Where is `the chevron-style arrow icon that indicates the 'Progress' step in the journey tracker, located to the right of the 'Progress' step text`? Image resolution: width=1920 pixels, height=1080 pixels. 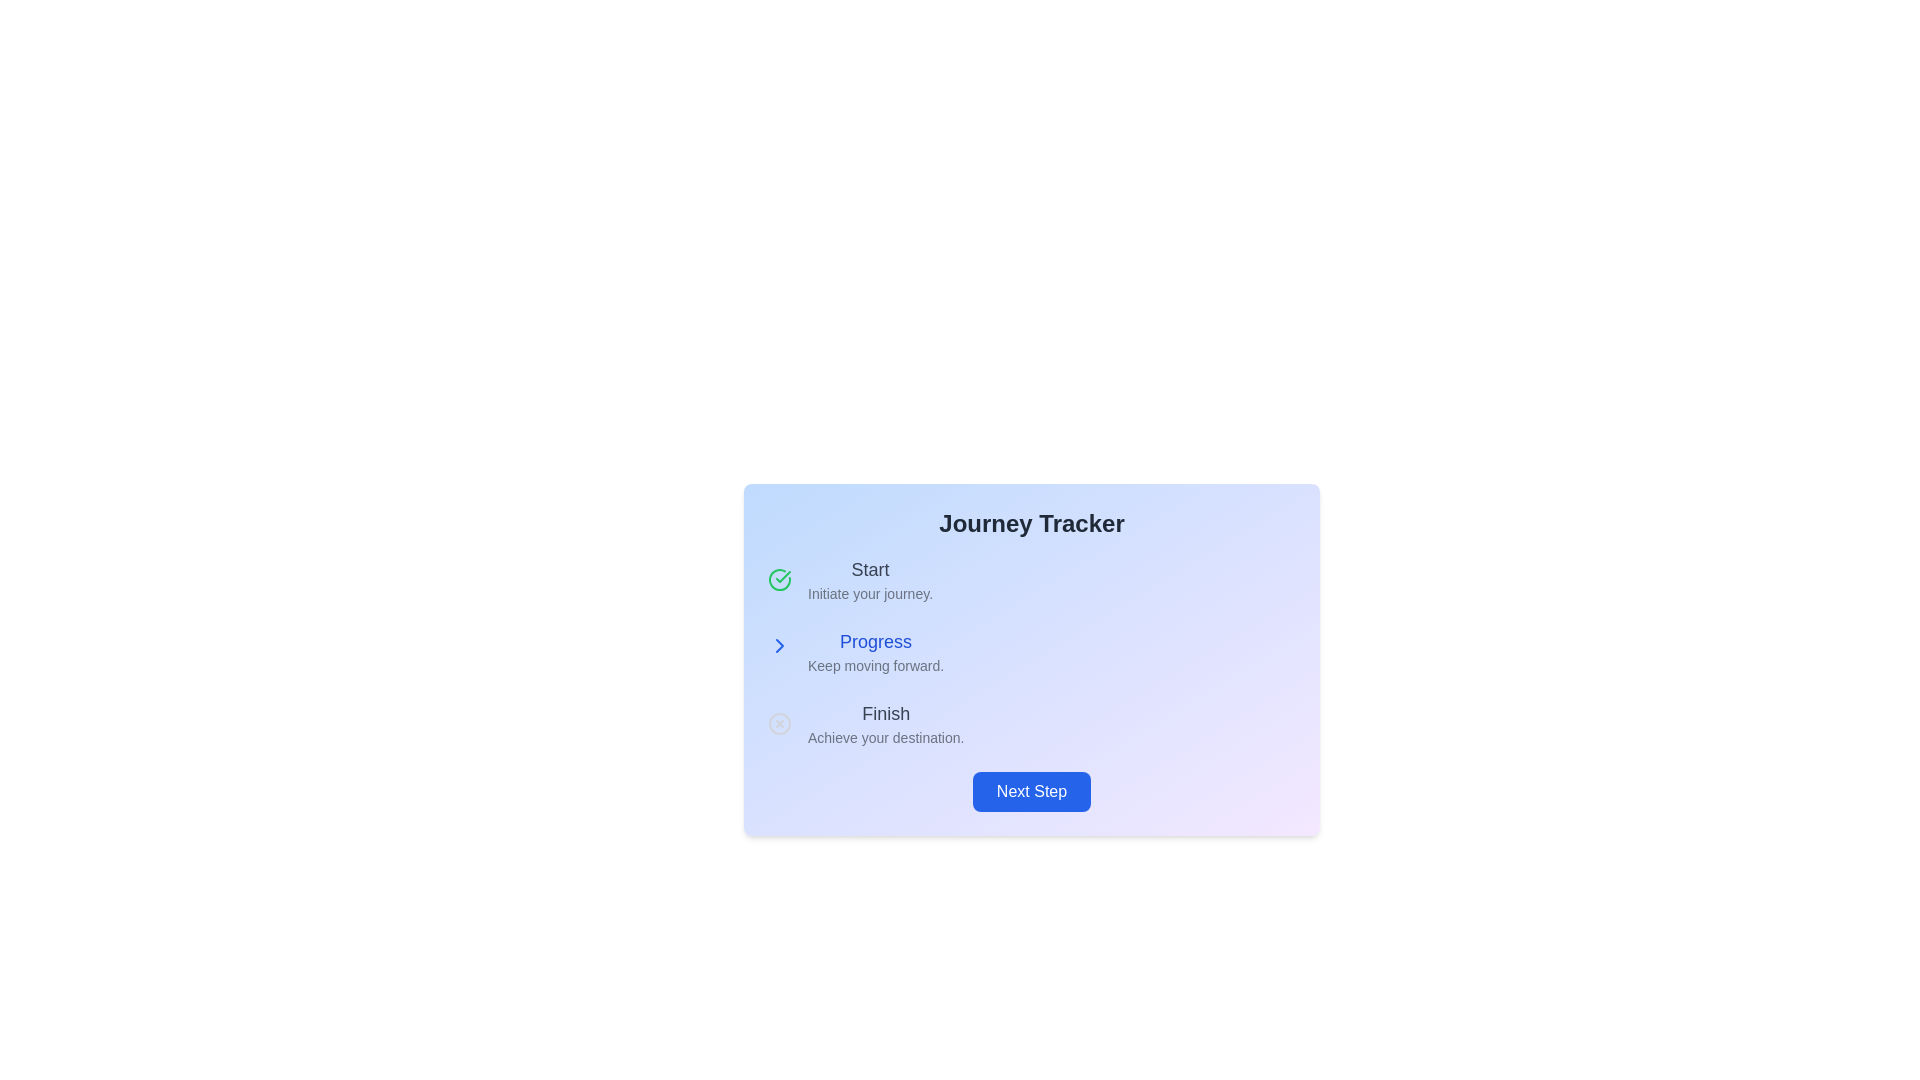 the chevron-style arrow icon that indicates the 'Progress' step in the journey tracker, located to the right of the 'Progress' step text is located at coordinates (778, 650).